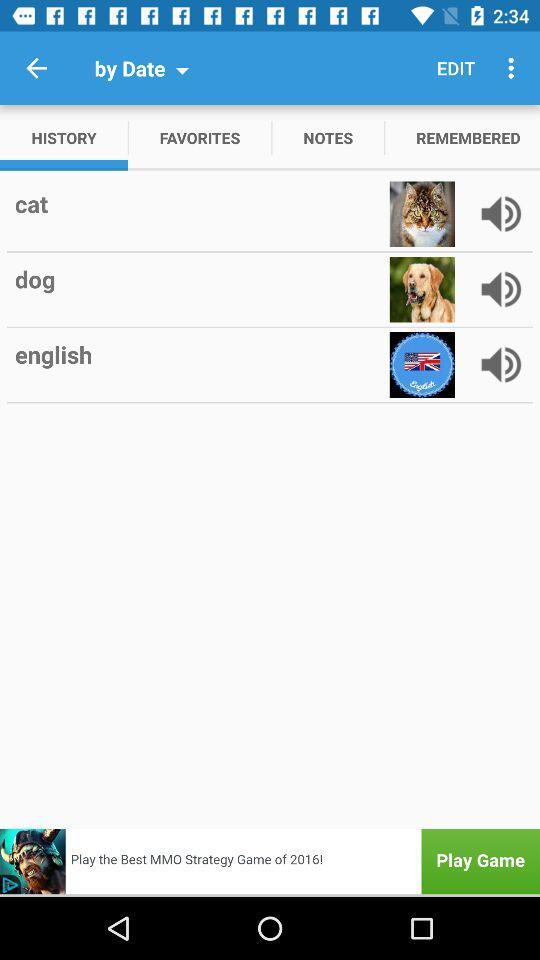  What do you see at coordinates (500, 288) in the screenshot?
I see `a dog barking` at bounding box center [500, 288].